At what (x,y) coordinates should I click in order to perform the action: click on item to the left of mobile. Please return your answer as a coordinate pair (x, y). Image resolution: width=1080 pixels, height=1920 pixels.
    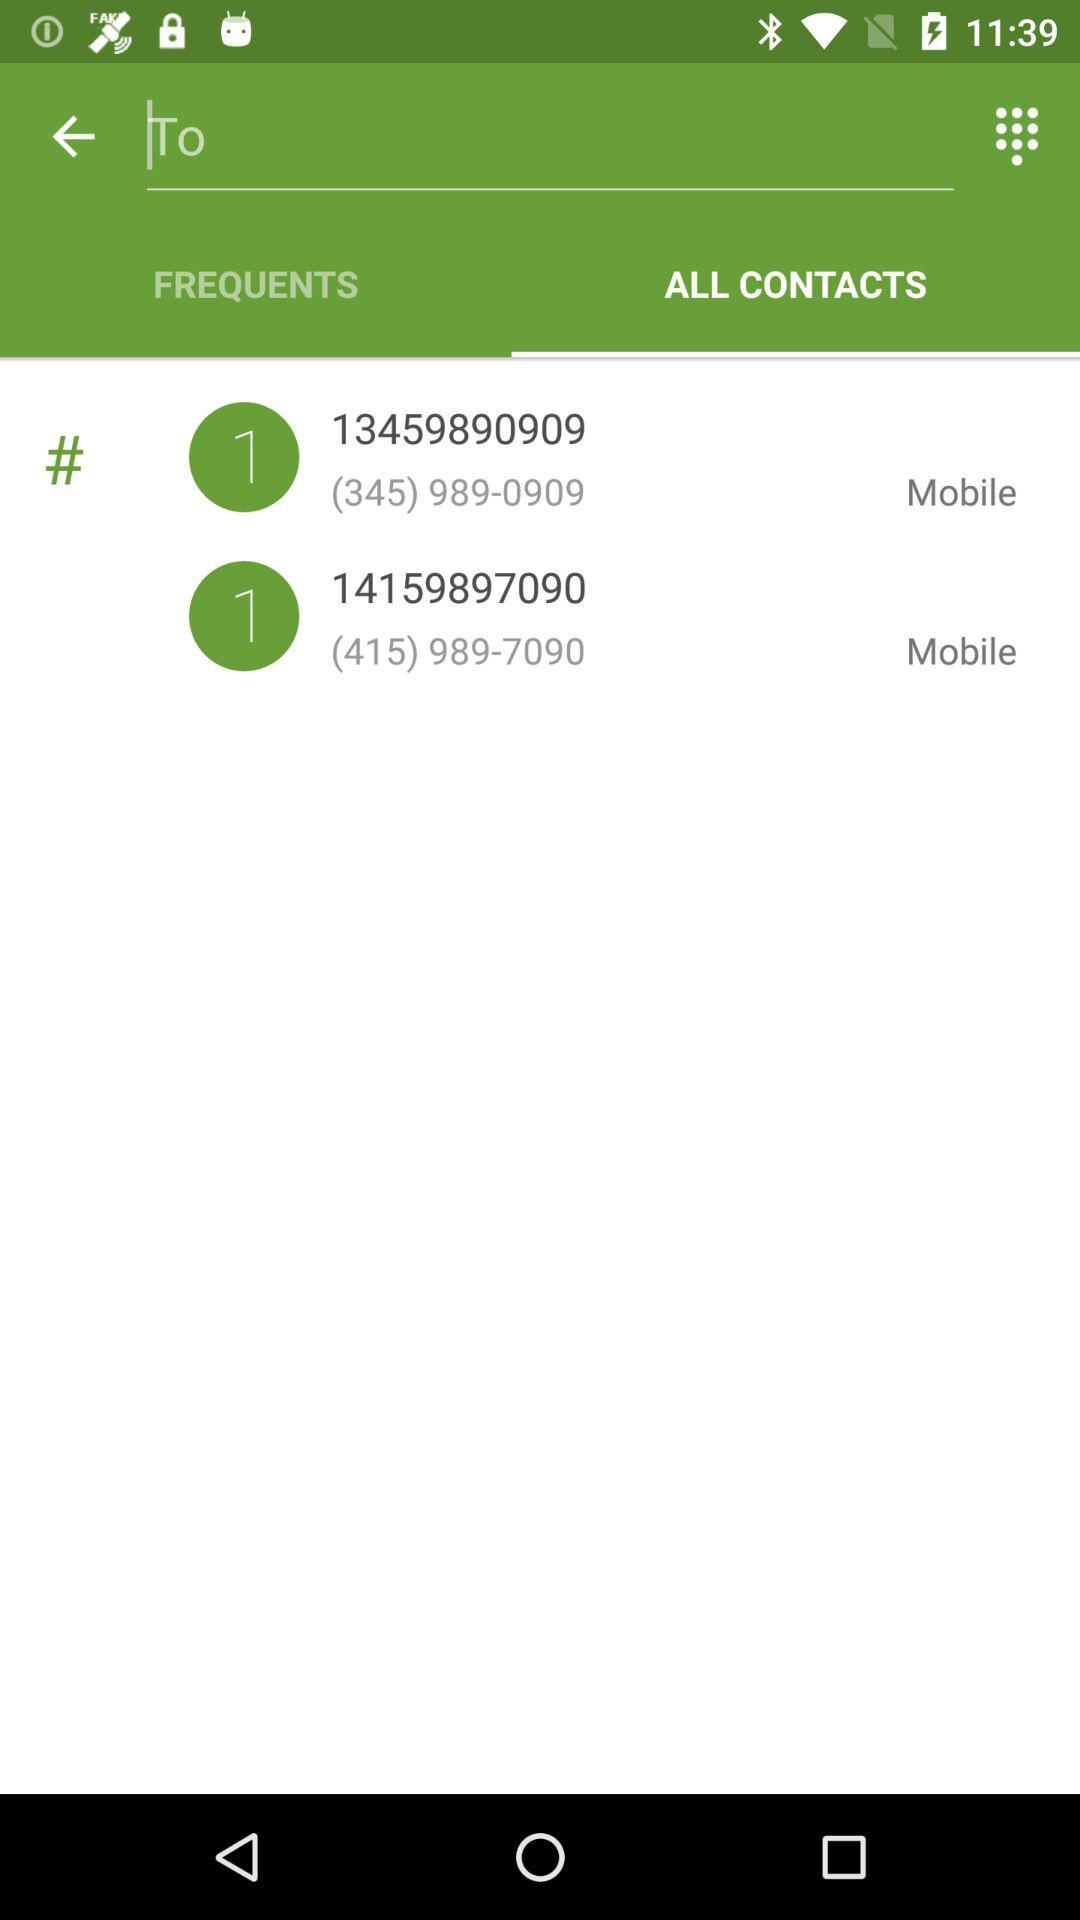
    Looking at the image, I should click on (458, 431).